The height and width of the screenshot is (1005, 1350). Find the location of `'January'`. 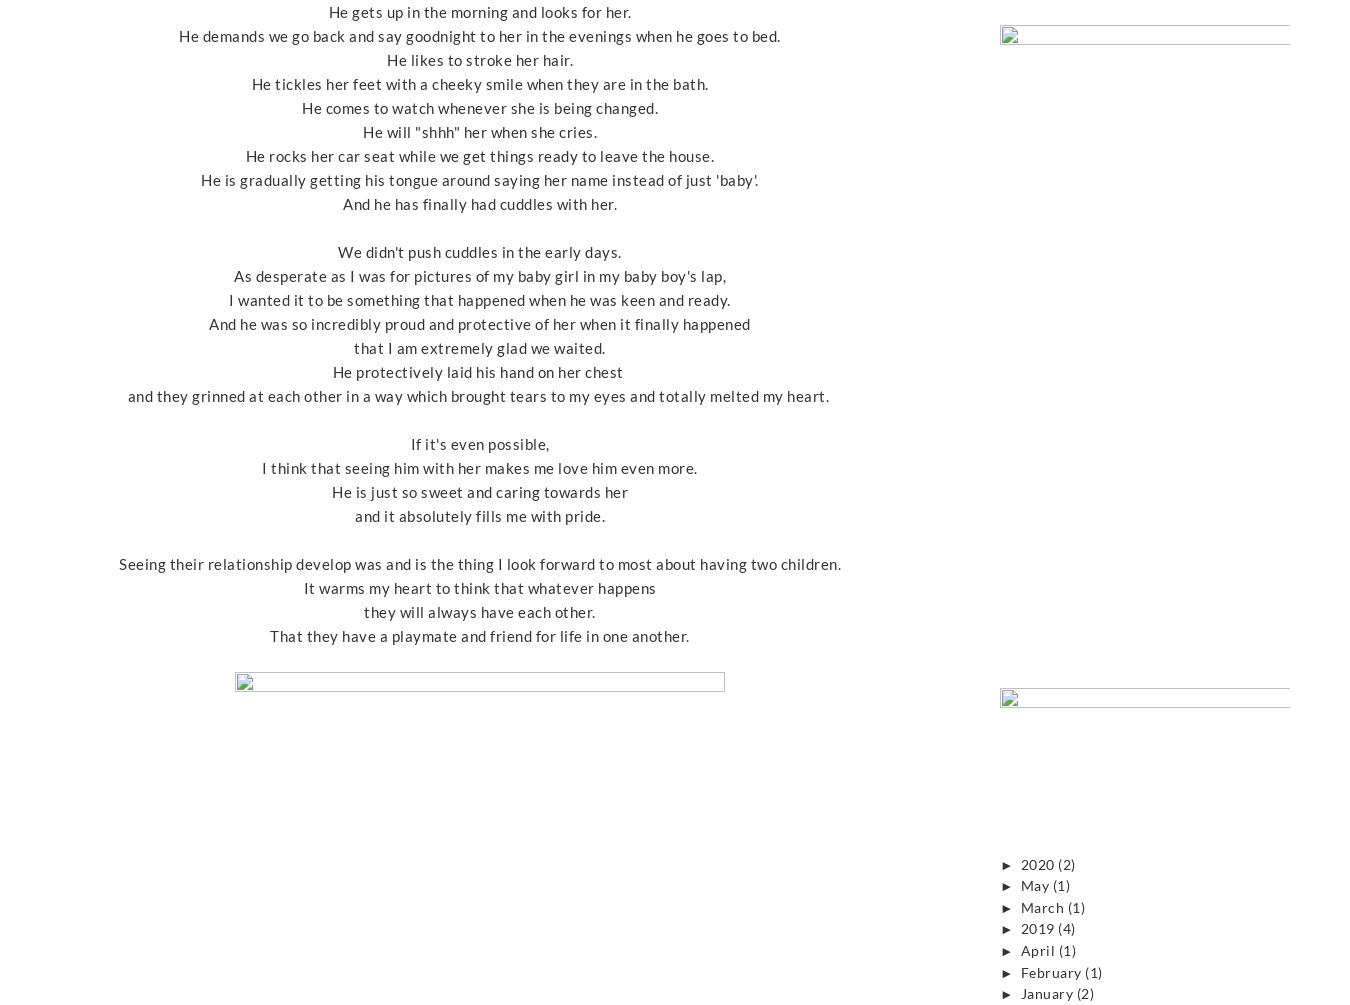

'January' is located at coordinates (1048, 993).